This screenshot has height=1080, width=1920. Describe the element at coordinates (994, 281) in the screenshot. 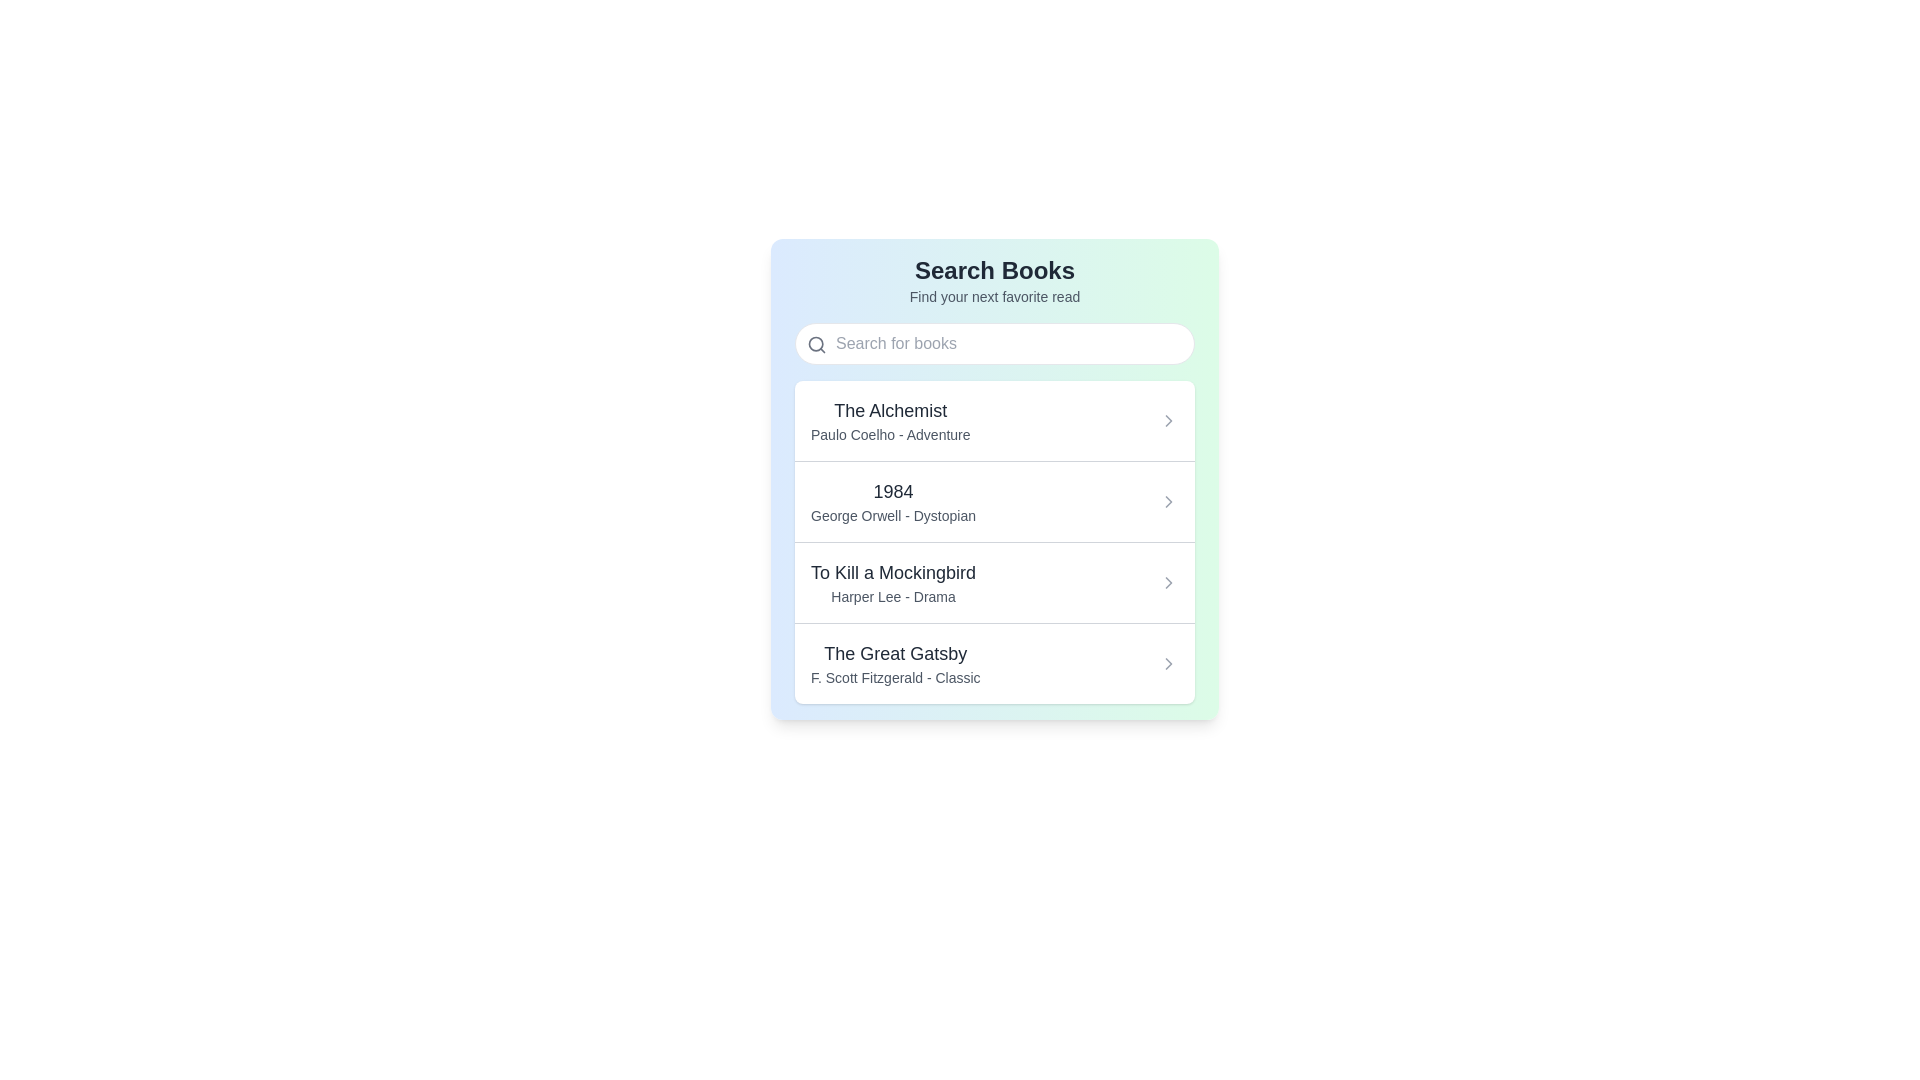

I see `the text display element that includes the title 'Search Books' and the subtitle 'Find your next favorite read'` at that location.